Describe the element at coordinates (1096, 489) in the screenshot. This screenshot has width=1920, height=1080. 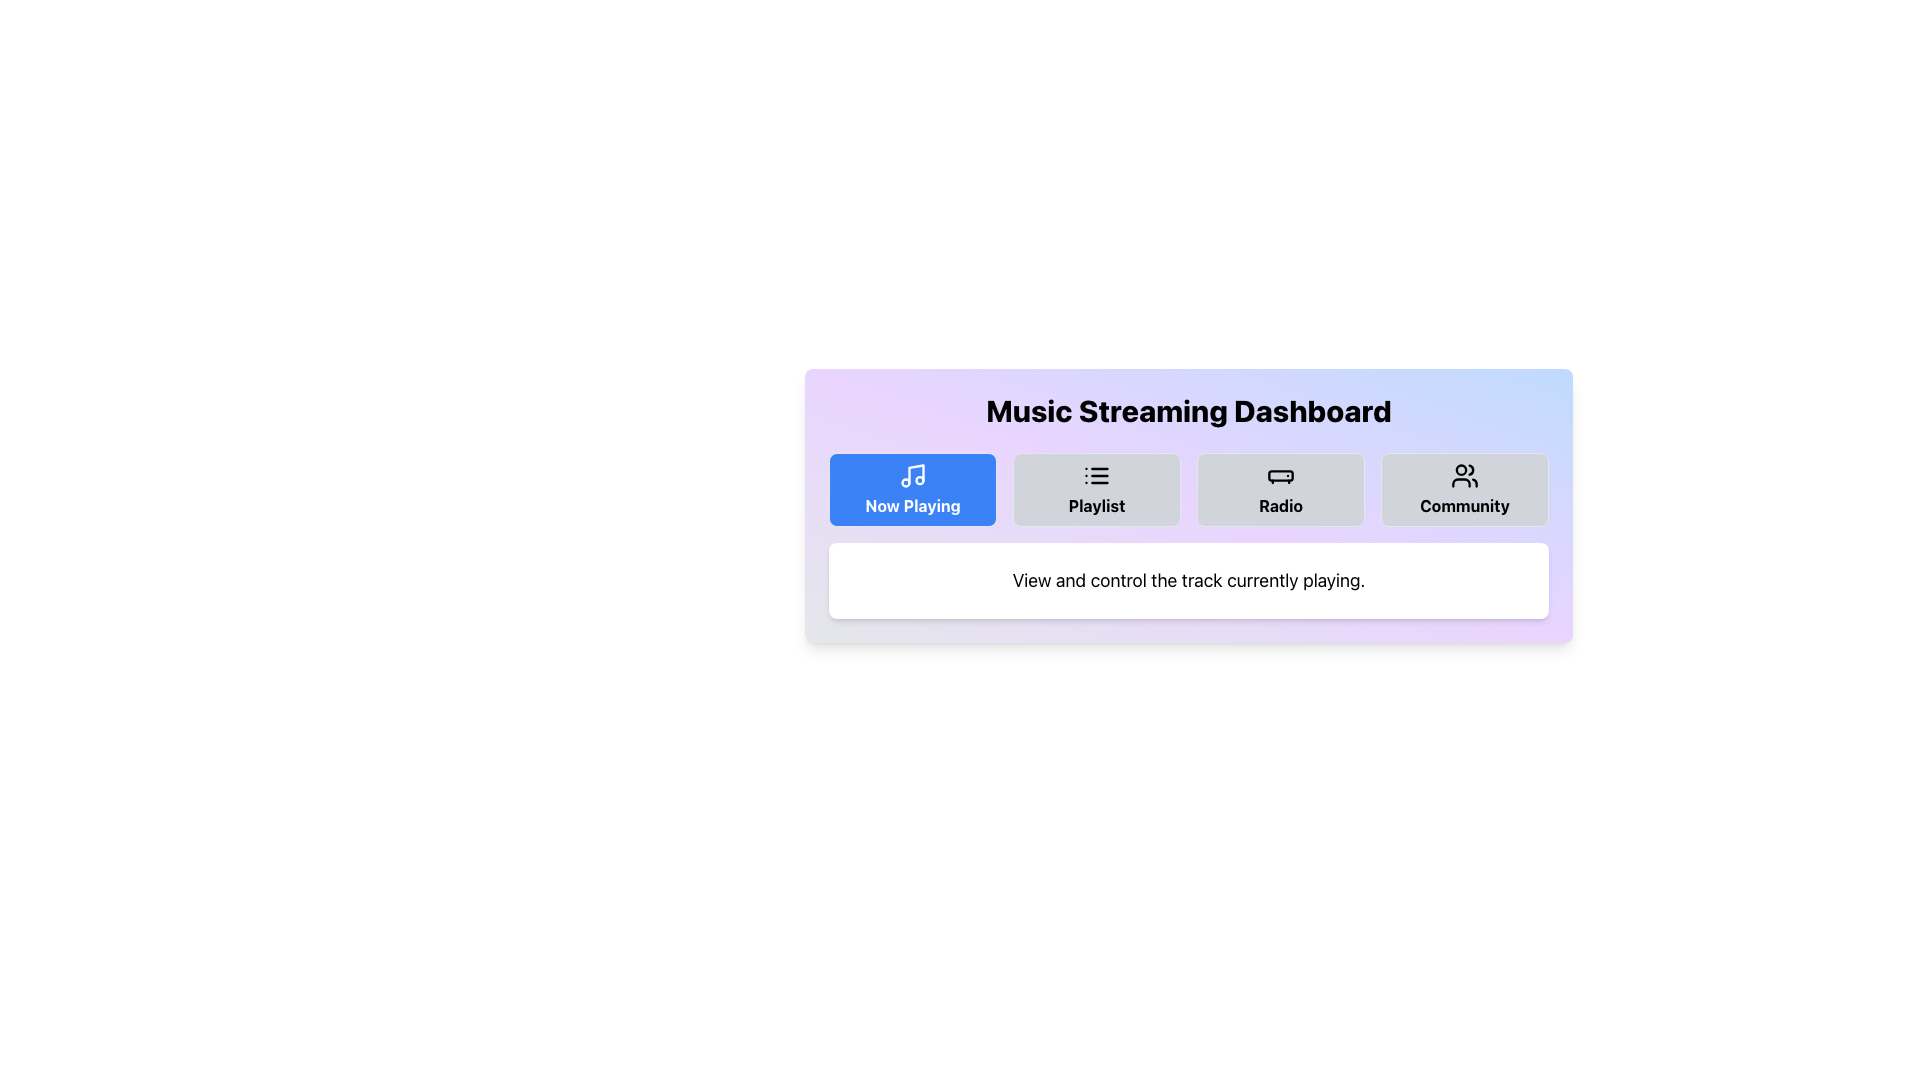
I see `the 'Playlist' button with a gray background and black text, which features a list icon above the label` at that location.